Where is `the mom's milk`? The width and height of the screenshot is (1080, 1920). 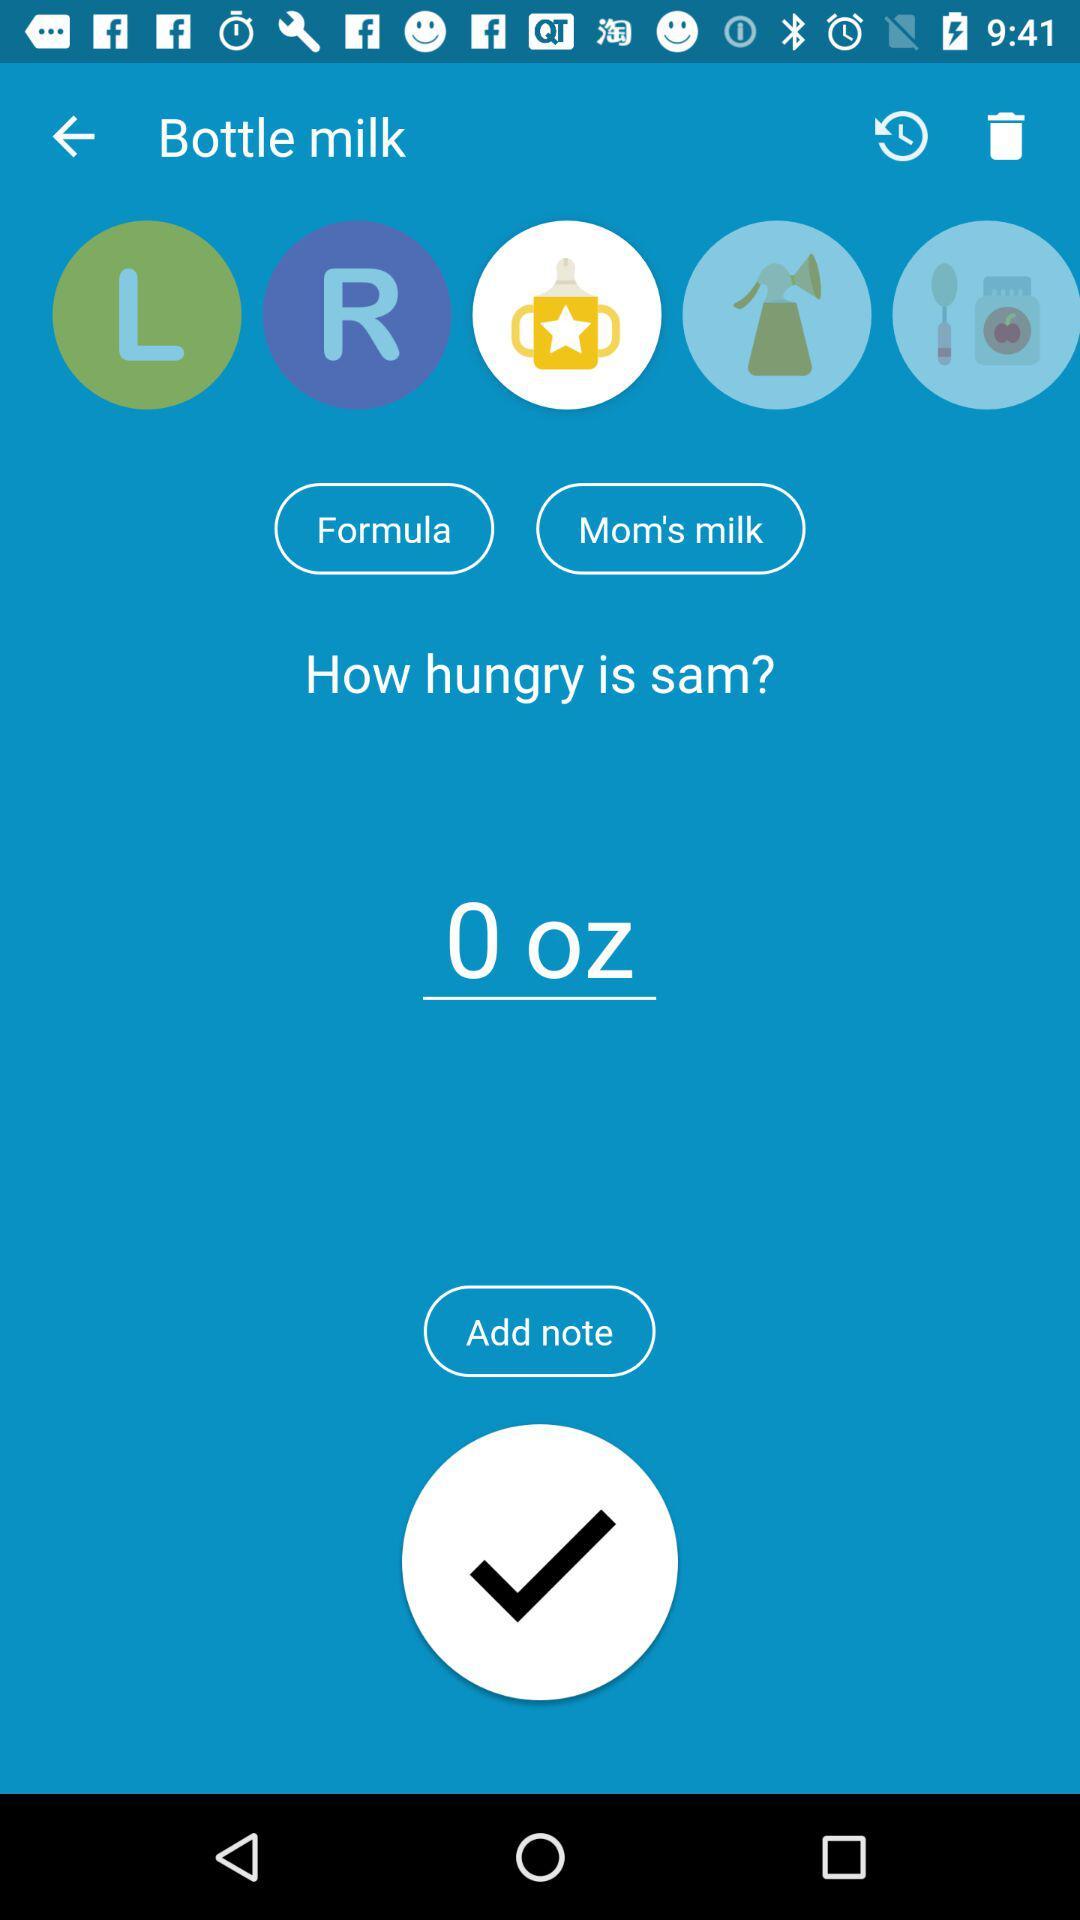
the mom's milk is located at coordinates (670, 528).